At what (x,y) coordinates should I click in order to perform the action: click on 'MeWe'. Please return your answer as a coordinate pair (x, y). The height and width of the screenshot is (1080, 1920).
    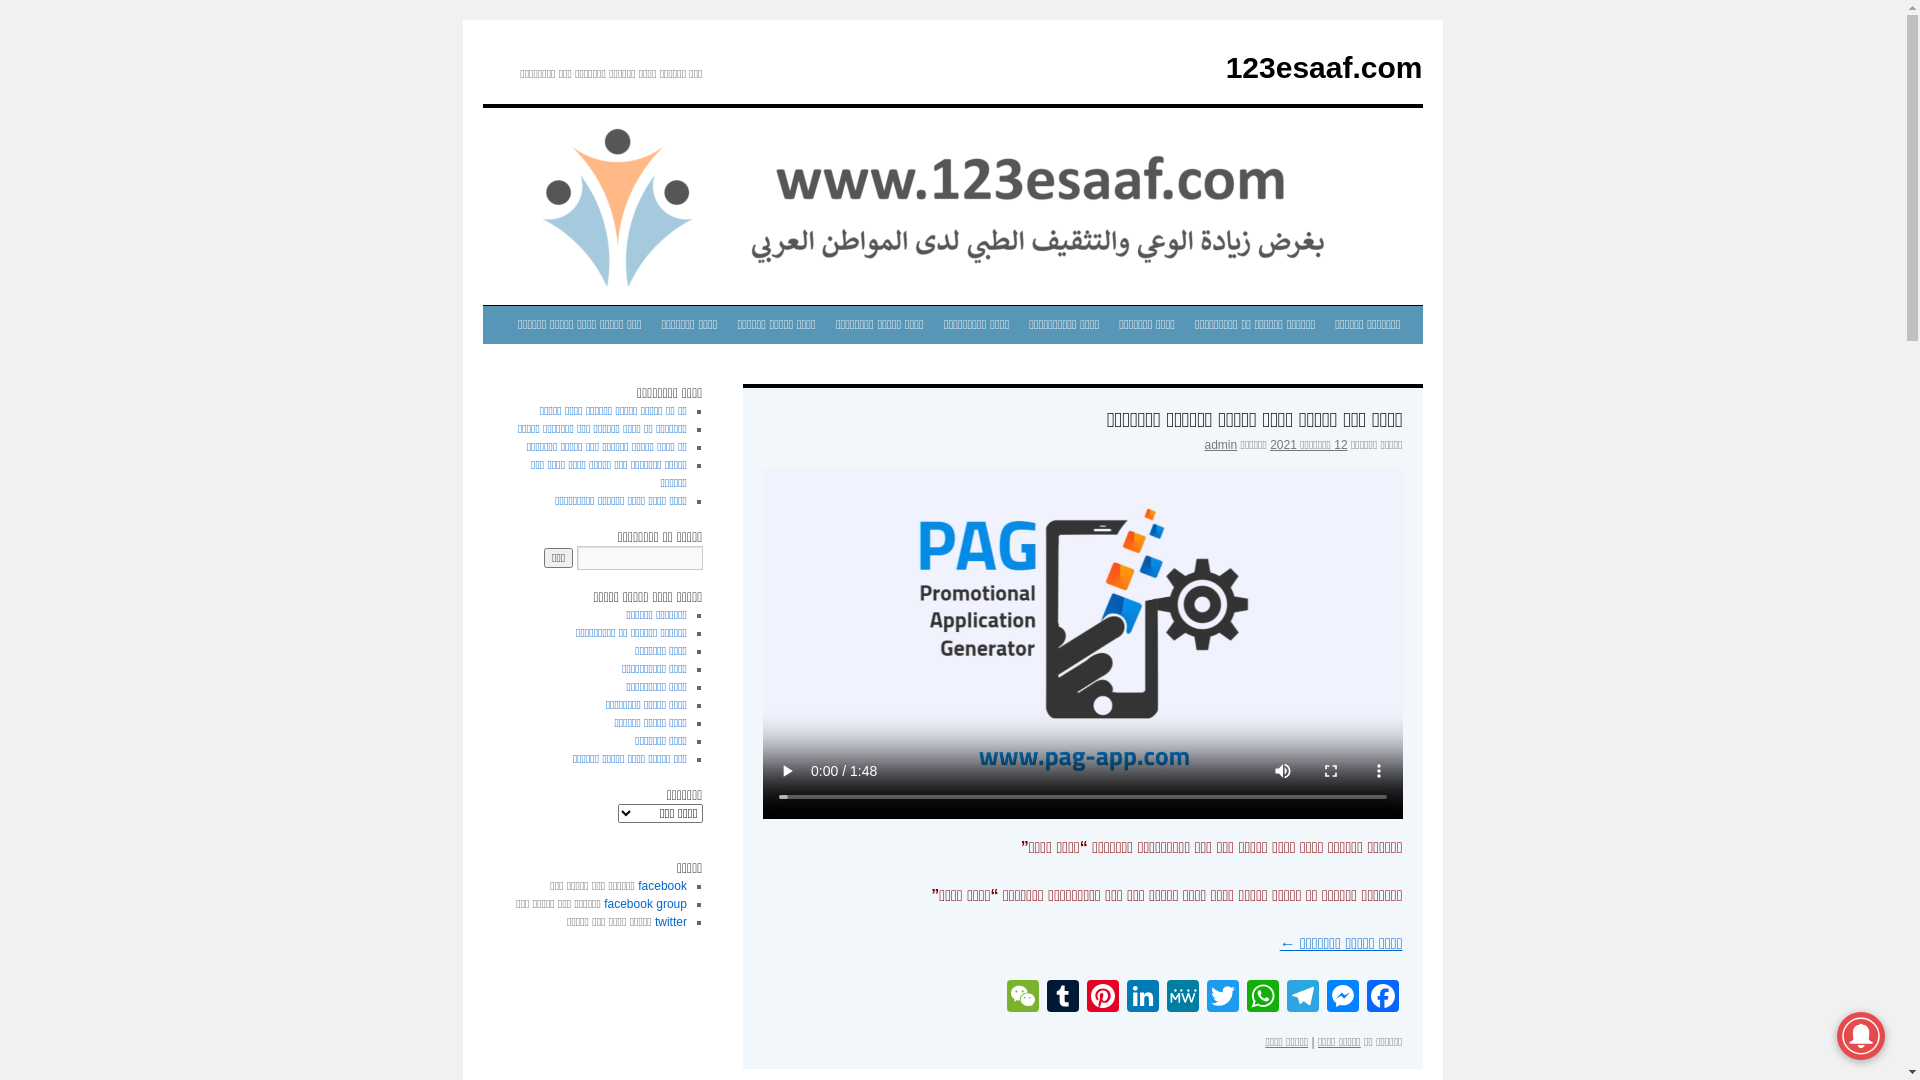
    Looking at the image, I should click on (1181, 998).